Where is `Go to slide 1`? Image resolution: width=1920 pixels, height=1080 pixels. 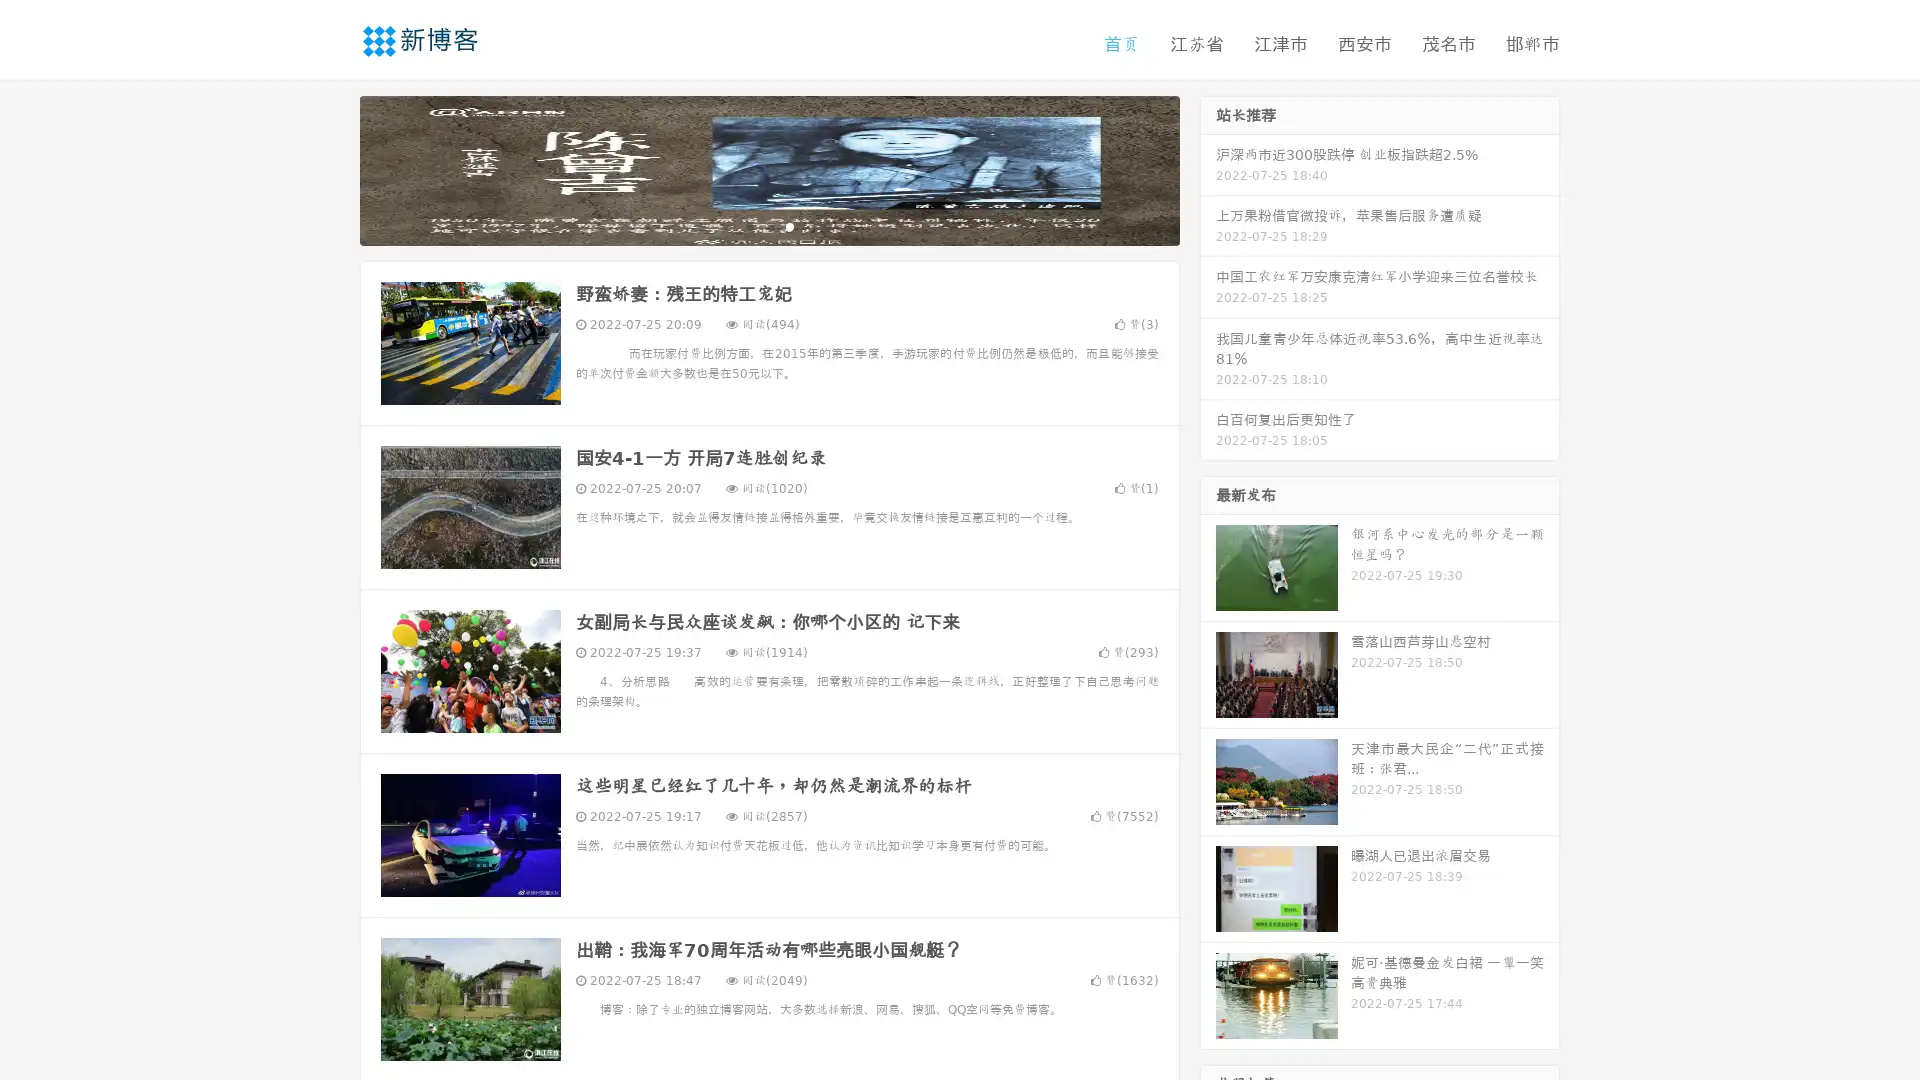 Go to slide 1 is located at coordinates (748, 225).